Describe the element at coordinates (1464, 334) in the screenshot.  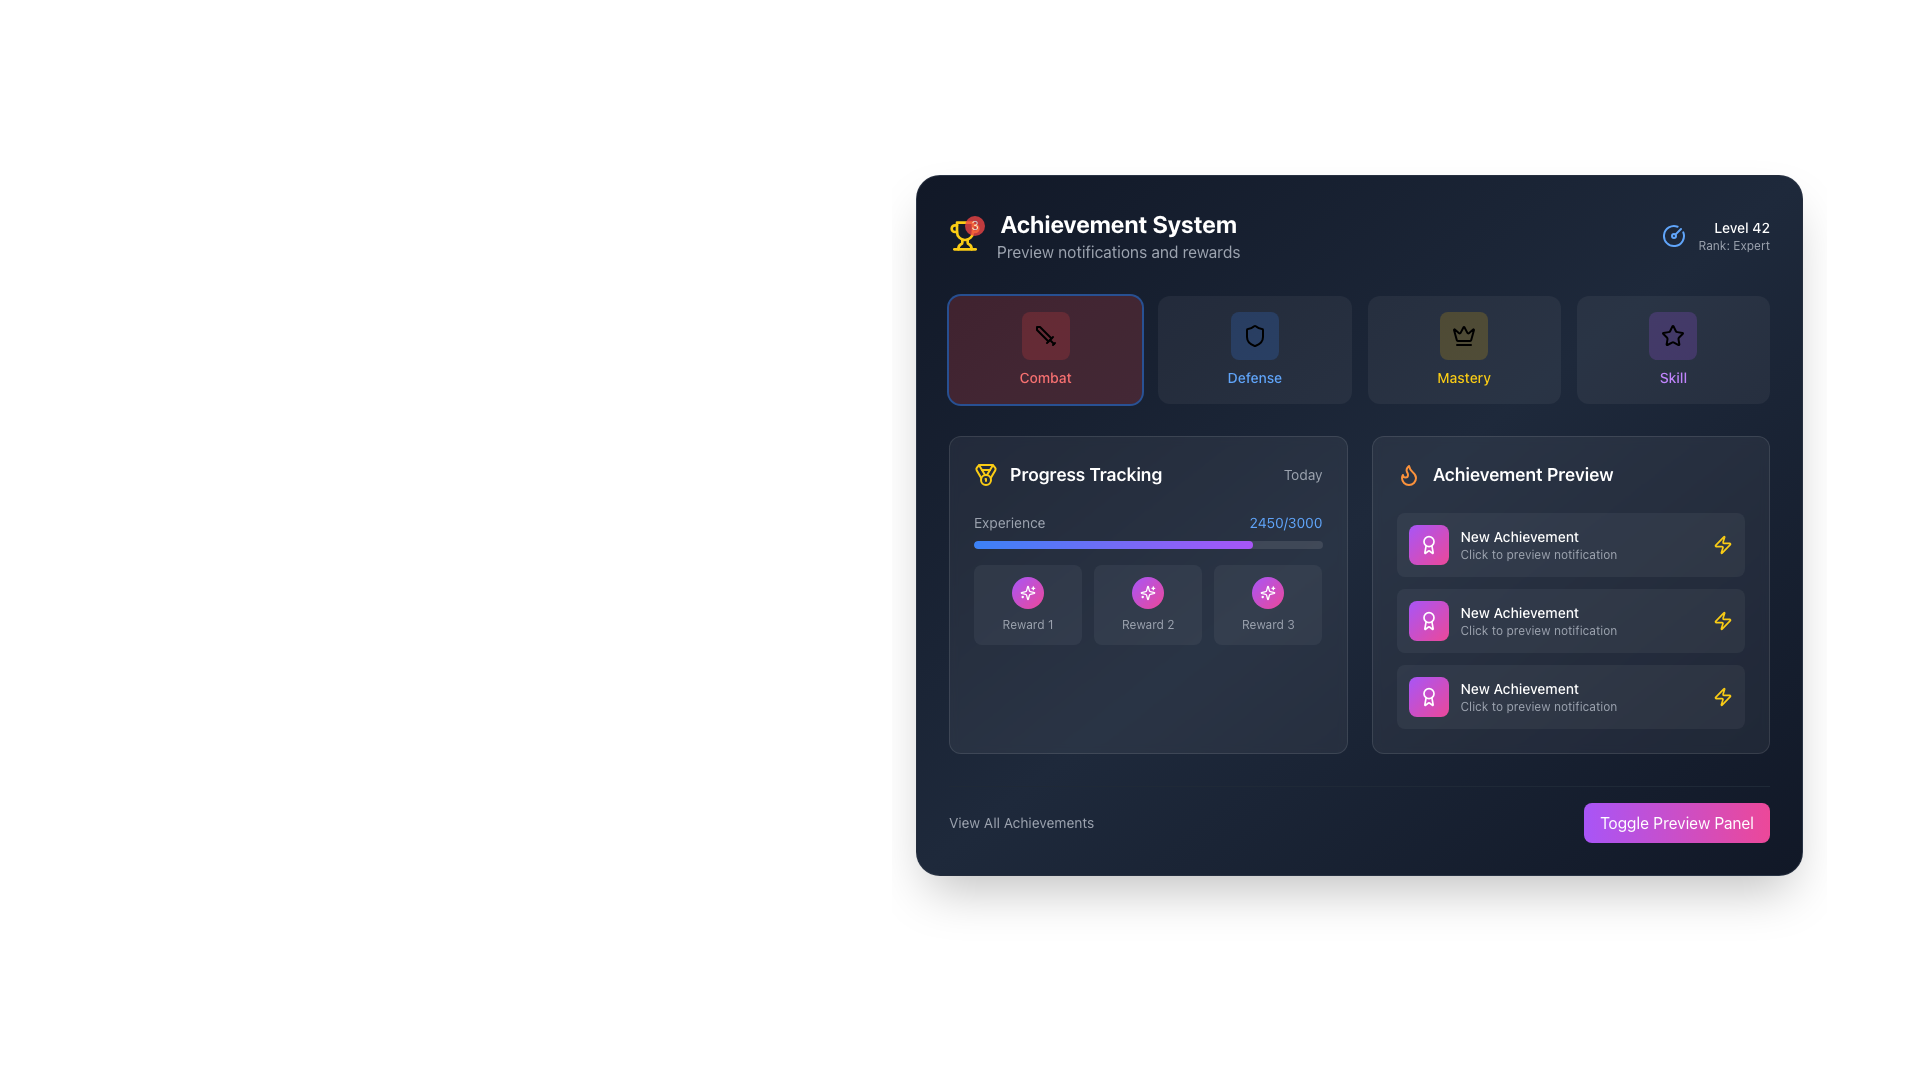
I see `the yellowish square icon with a rounded border and a black crown symbol` at that location.